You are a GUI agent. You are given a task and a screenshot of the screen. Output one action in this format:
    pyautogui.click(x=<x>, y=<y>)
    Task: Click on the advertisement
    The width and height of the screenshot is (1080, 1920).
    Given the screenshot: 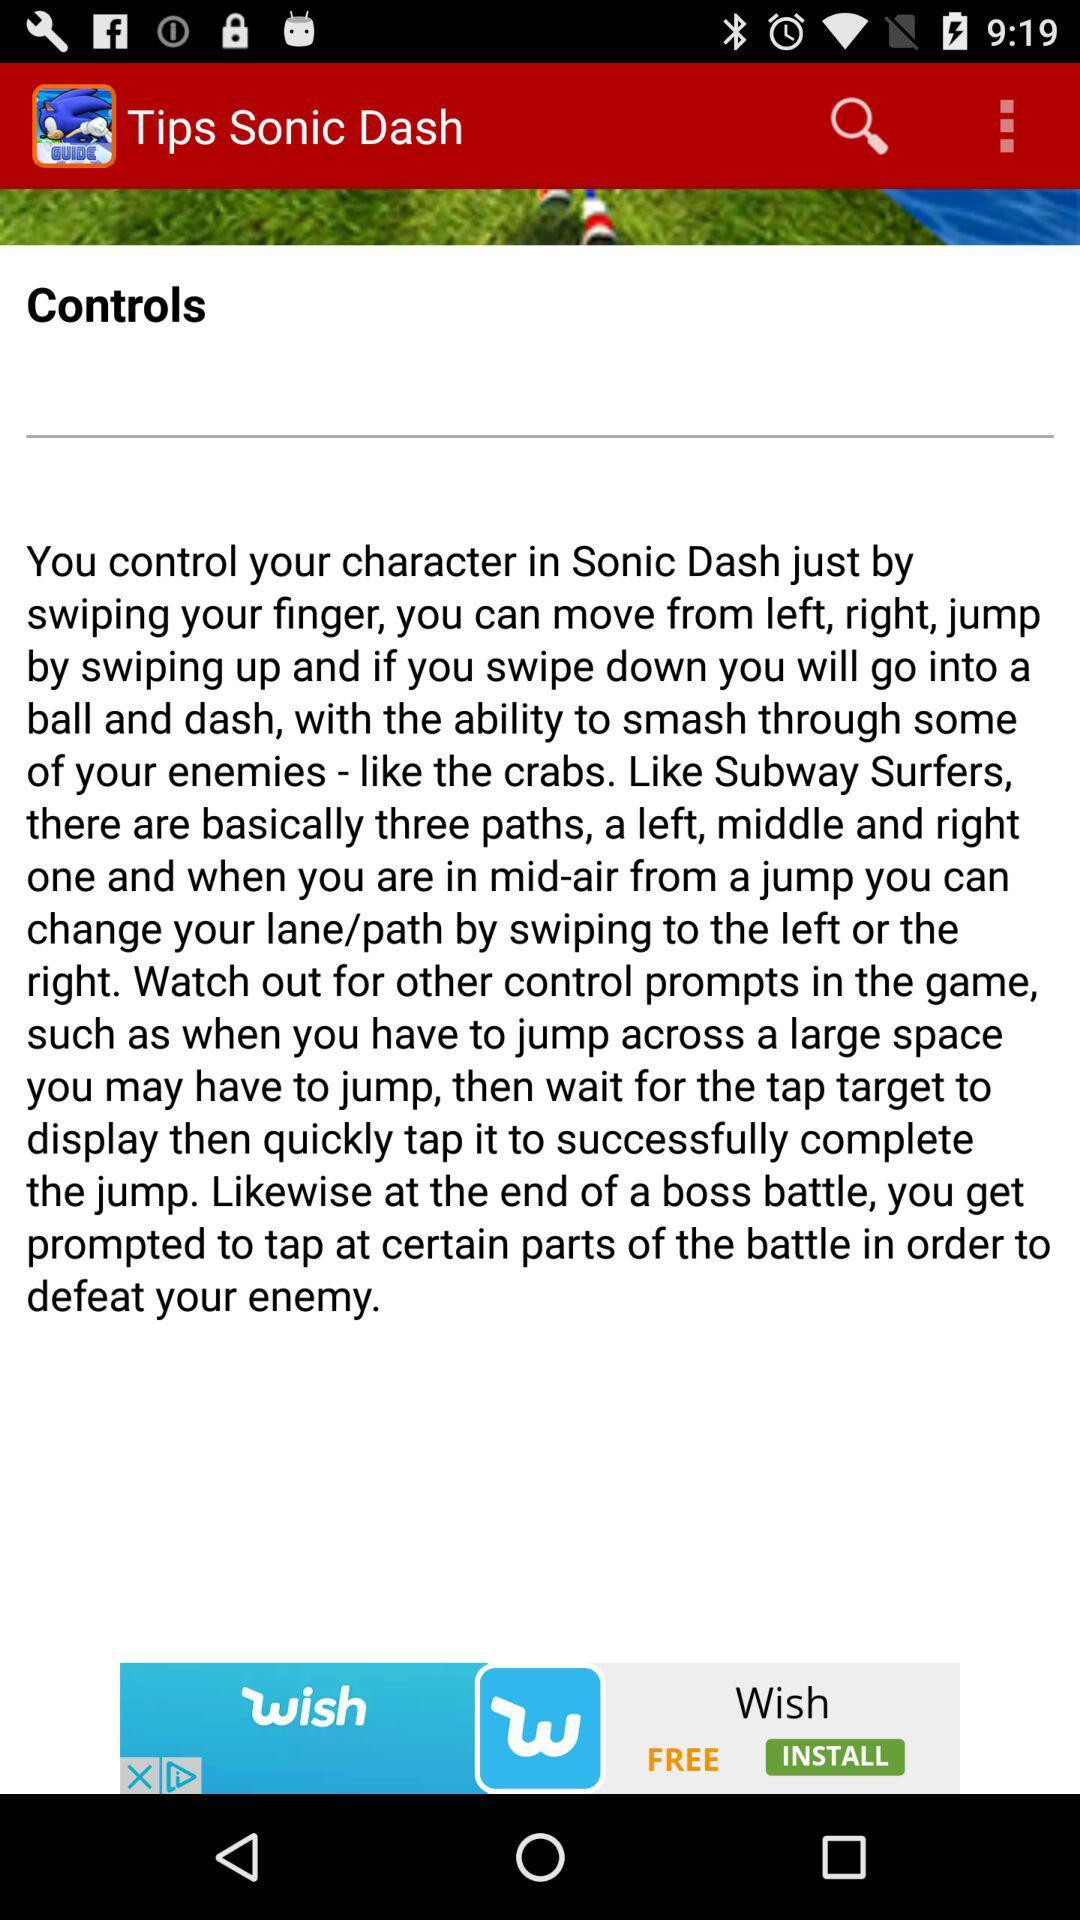 What is the action you would take?
    pyautogui.click(x=540, y=1727)
    